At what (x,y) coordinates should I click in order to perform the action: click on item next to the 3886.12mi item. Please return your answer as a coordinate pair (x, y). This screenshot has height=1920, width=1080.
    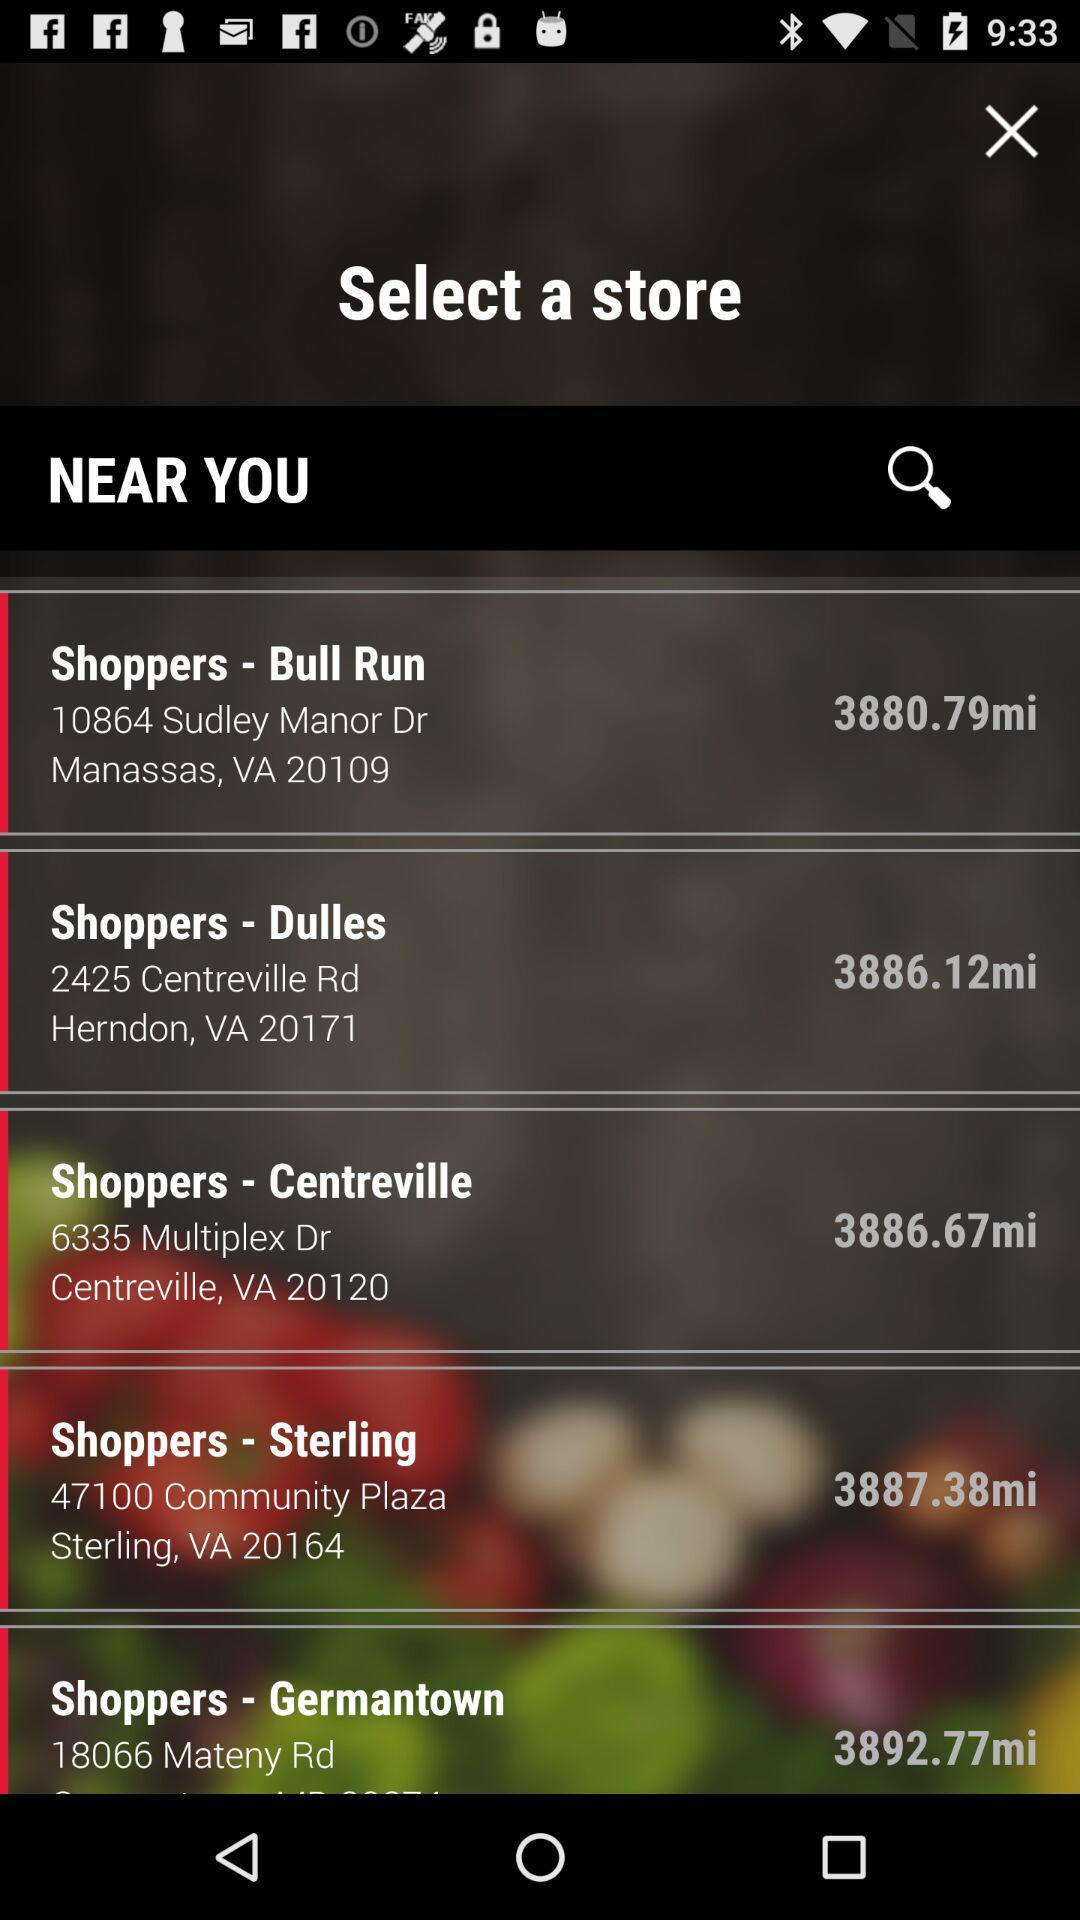
    Looking at the image, I should click on (203, 899).